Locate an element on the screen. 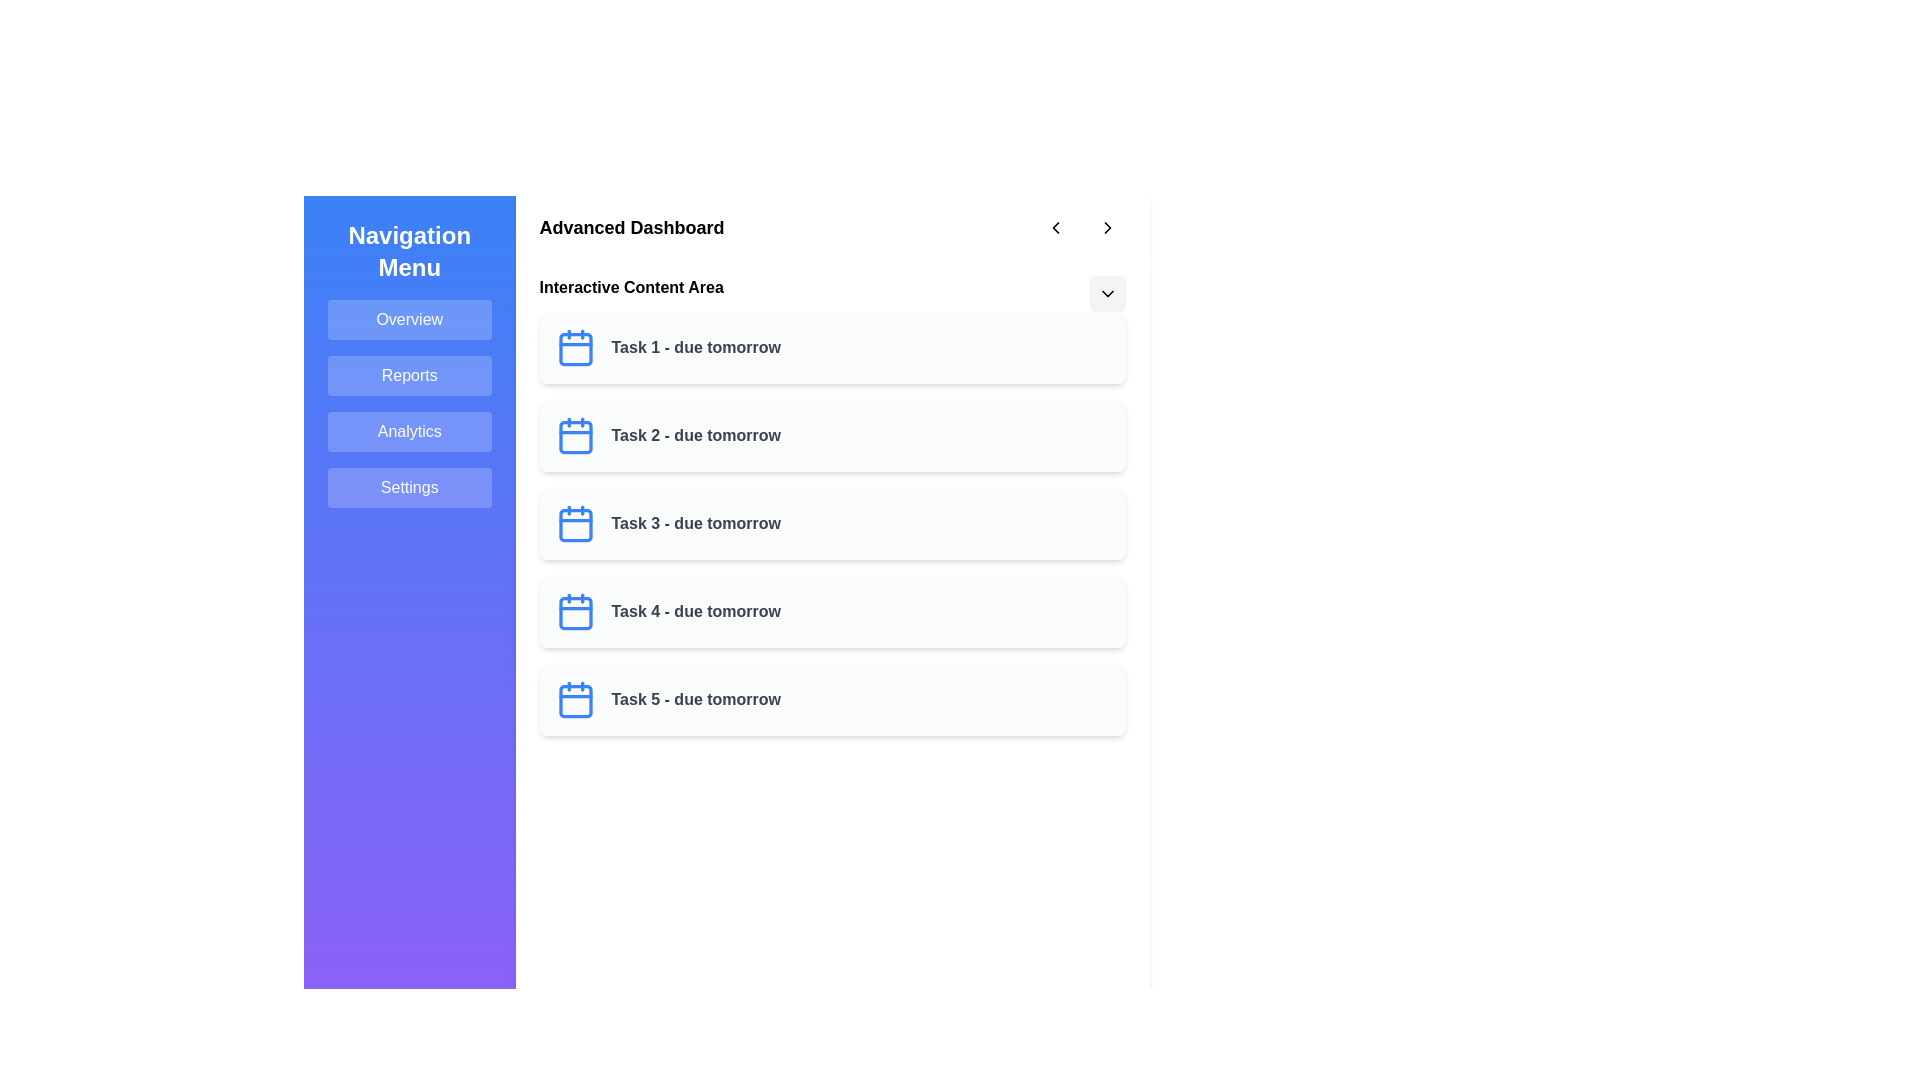 The image size is (1920, 1080). the icon representing the task's timeframe in the first task card labeled 'Task 1 - due tomorrow', which is positioned on the leftmost side adjacent to the textual content is located at coordinates (574, 346).